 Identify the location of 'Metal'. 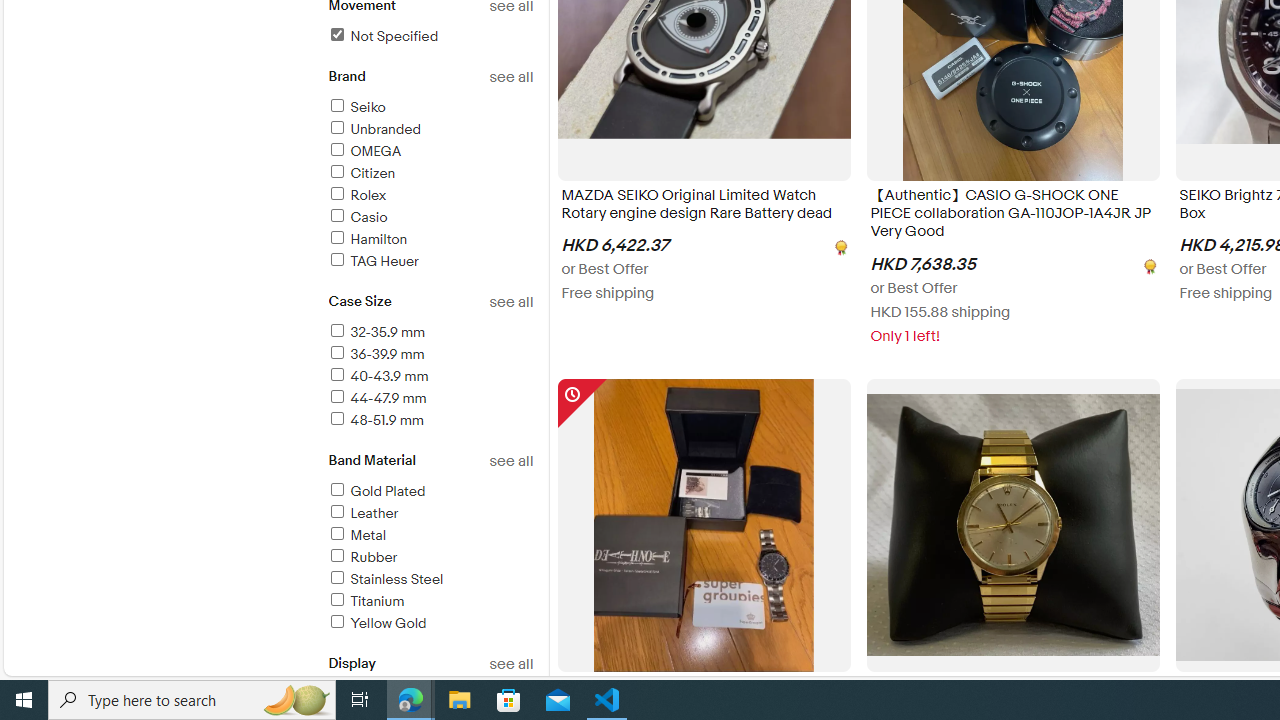
(429, 535).